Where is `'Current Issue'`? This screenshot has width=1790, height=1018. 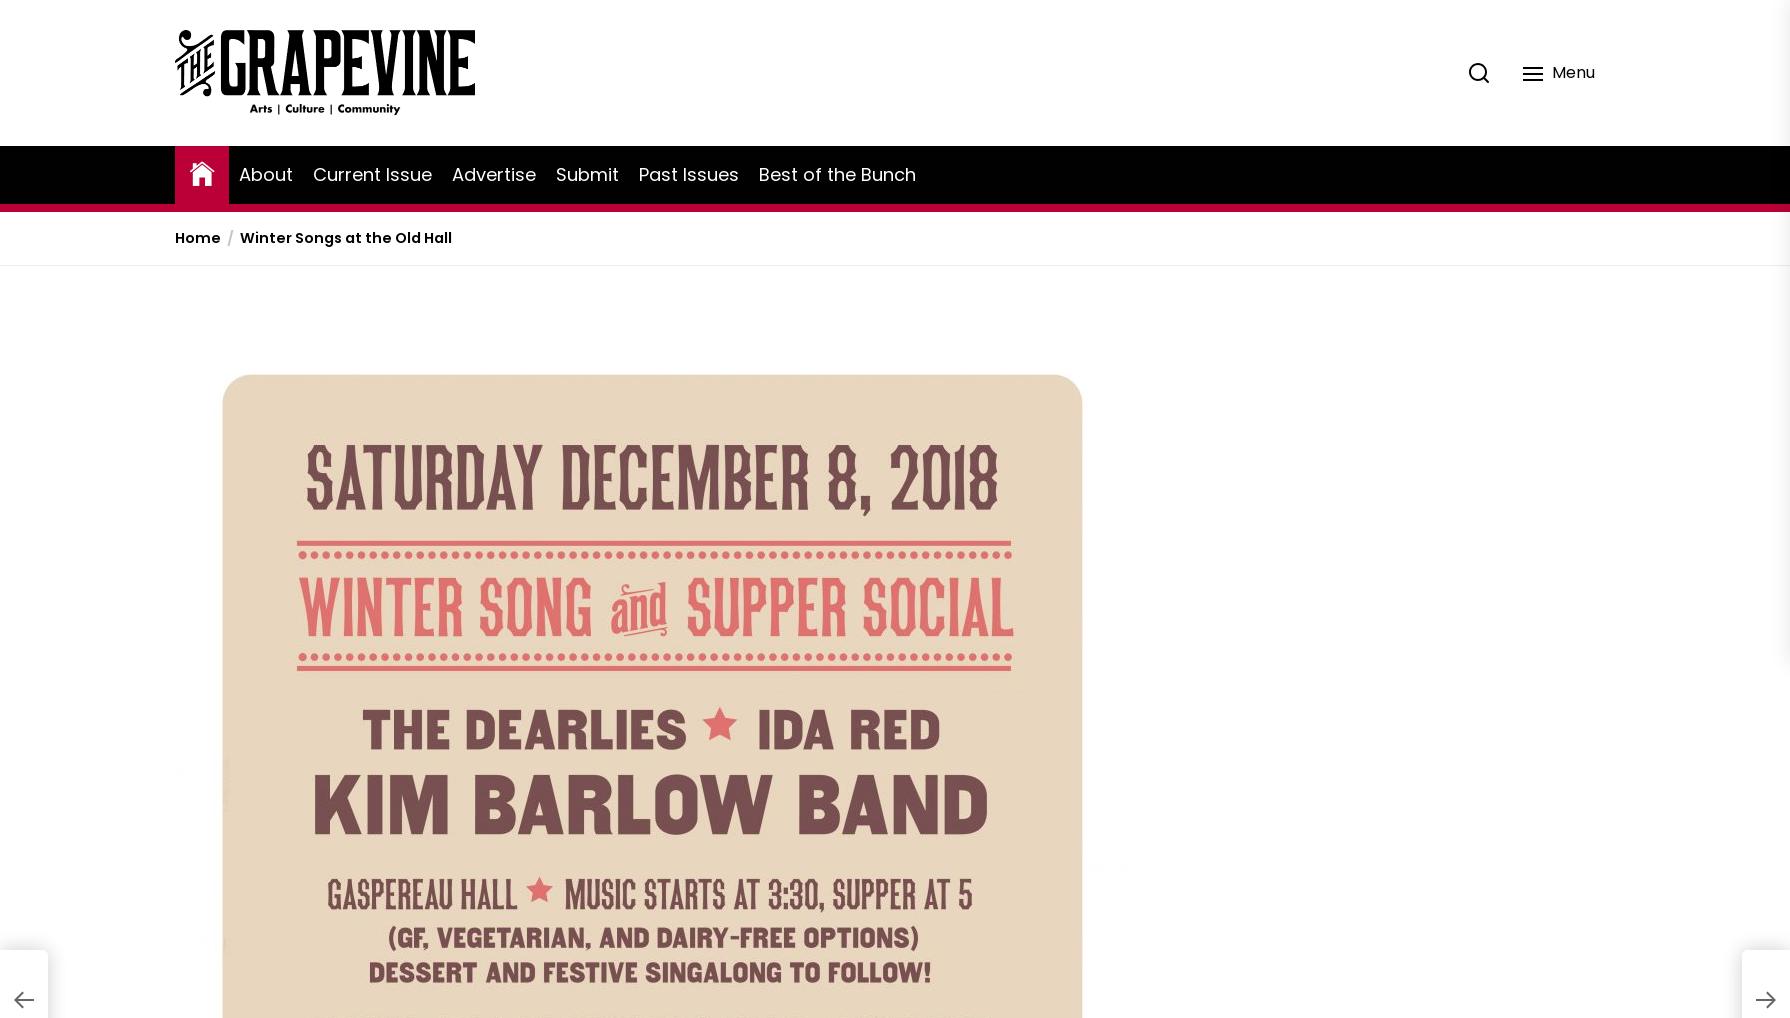 'Current Issue' is located at coordinates (372, 173).